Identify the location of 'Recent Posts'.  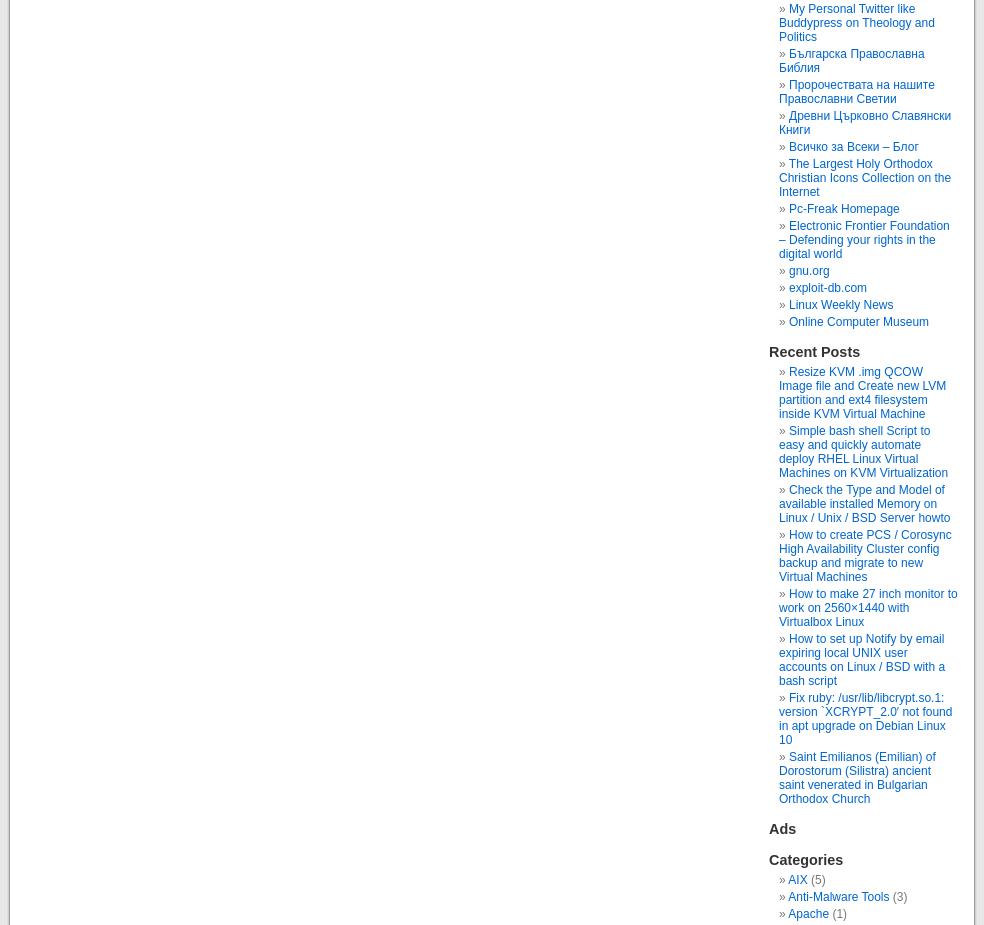
(813, 350).